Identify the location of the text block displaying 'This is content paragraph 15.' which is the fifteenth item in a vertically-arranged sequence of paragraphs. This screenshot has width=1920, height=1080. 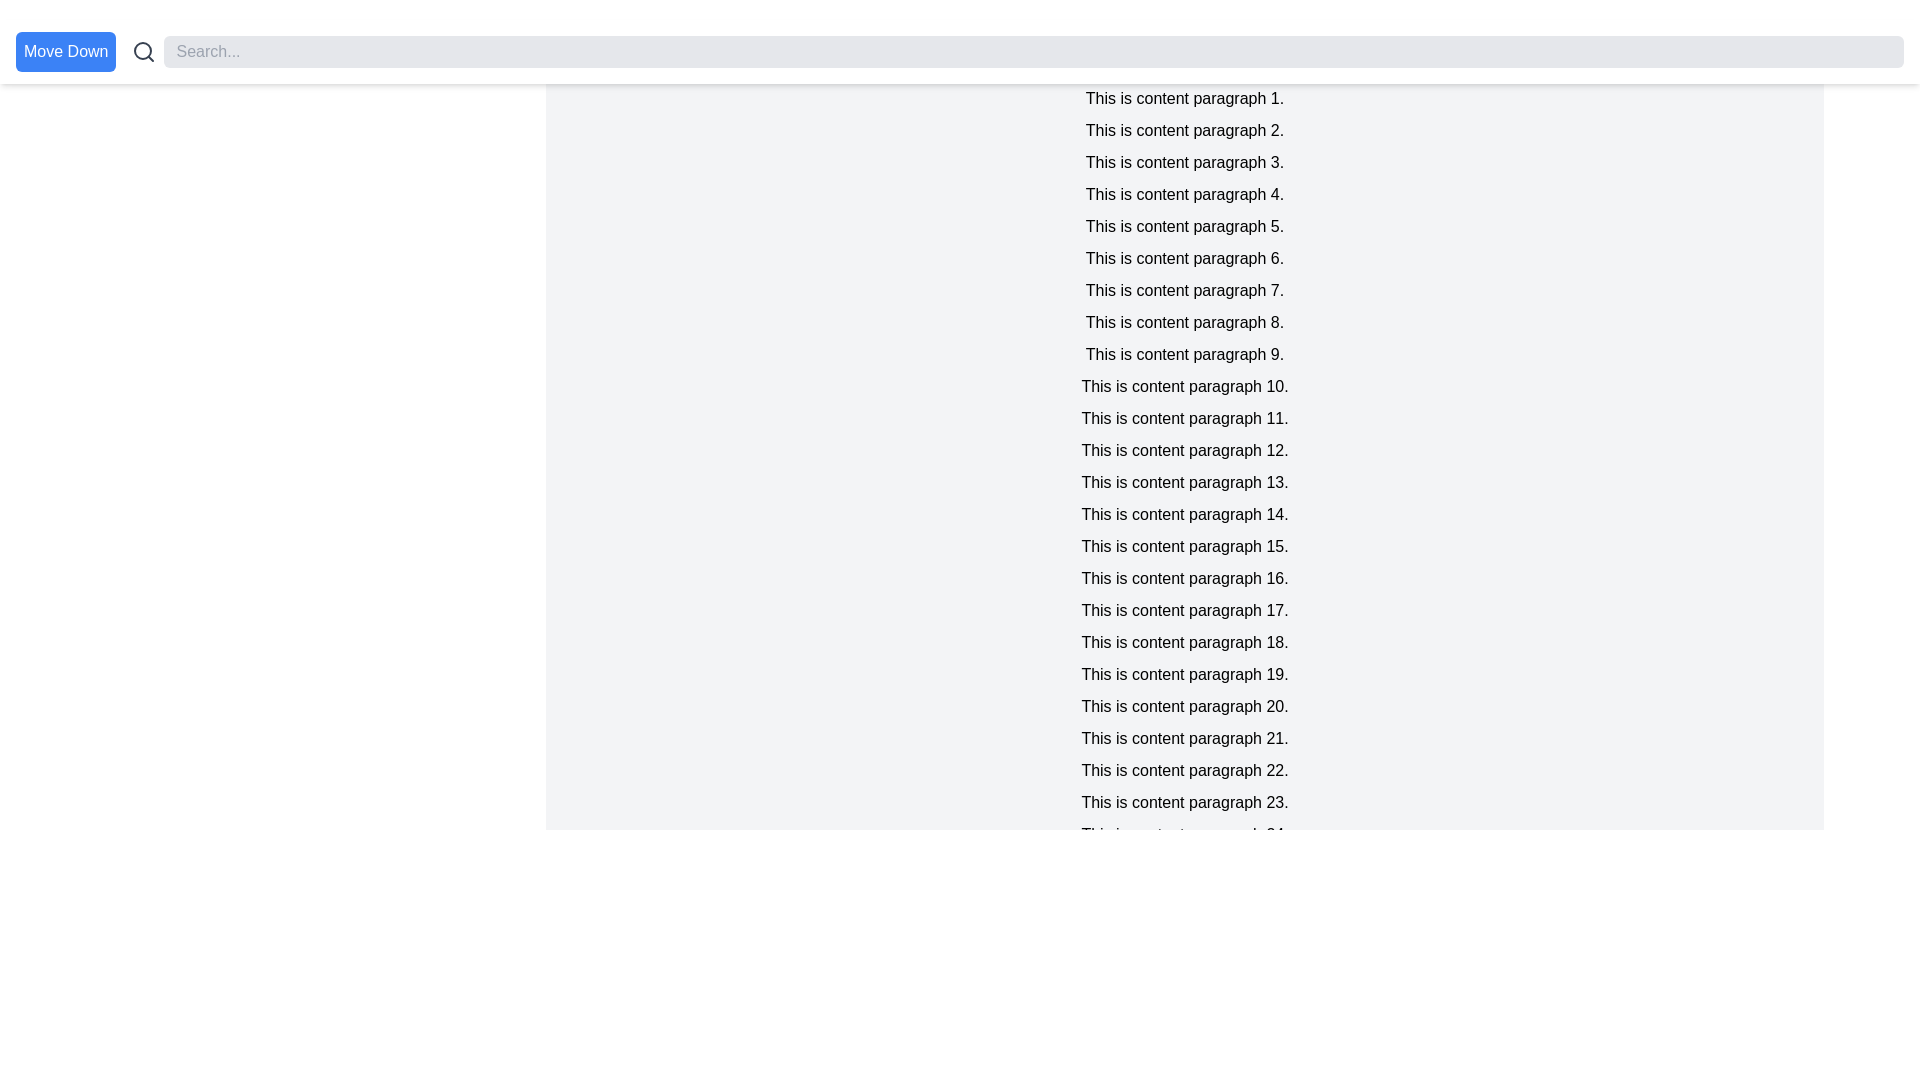
(1185, 547).